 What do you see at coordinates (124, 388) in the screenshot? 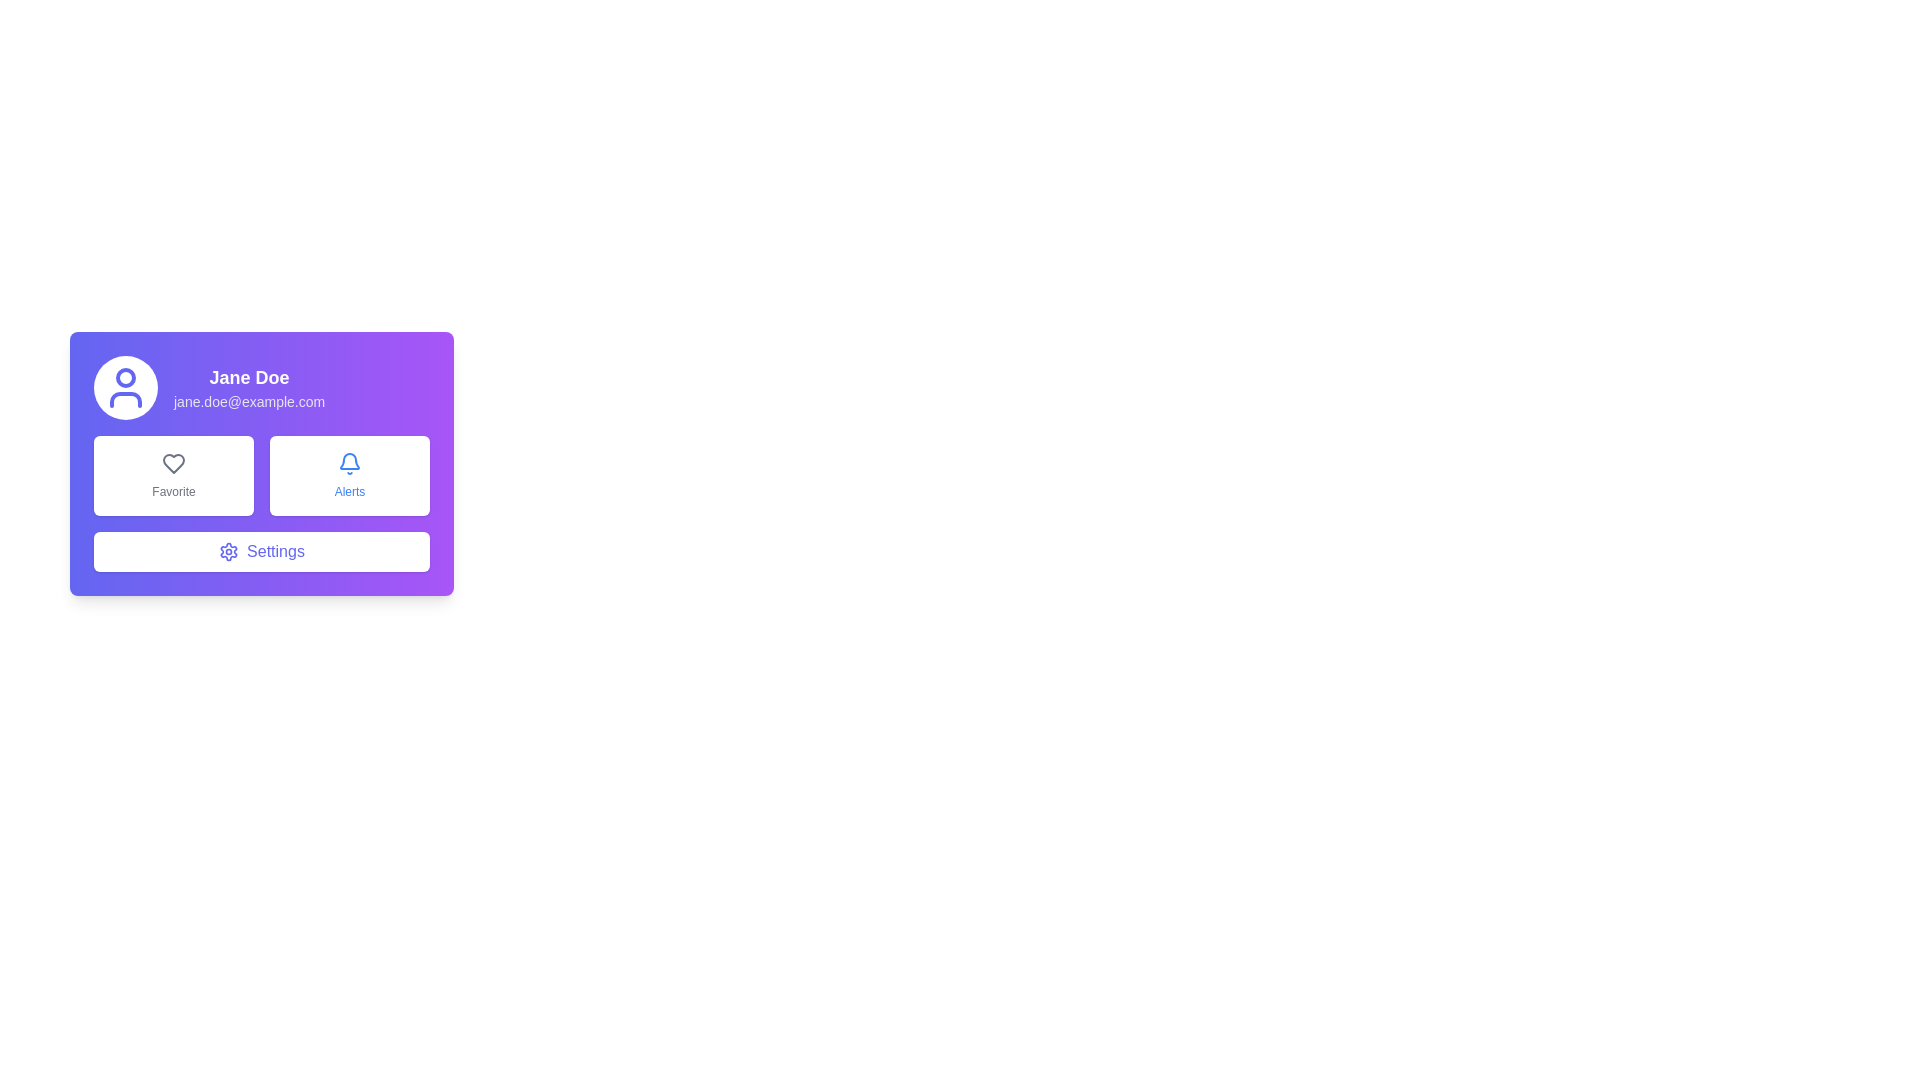
I see `the user avatar icon which represents the profile image of 'Jane Doe'` at bounding box center [124, 388].